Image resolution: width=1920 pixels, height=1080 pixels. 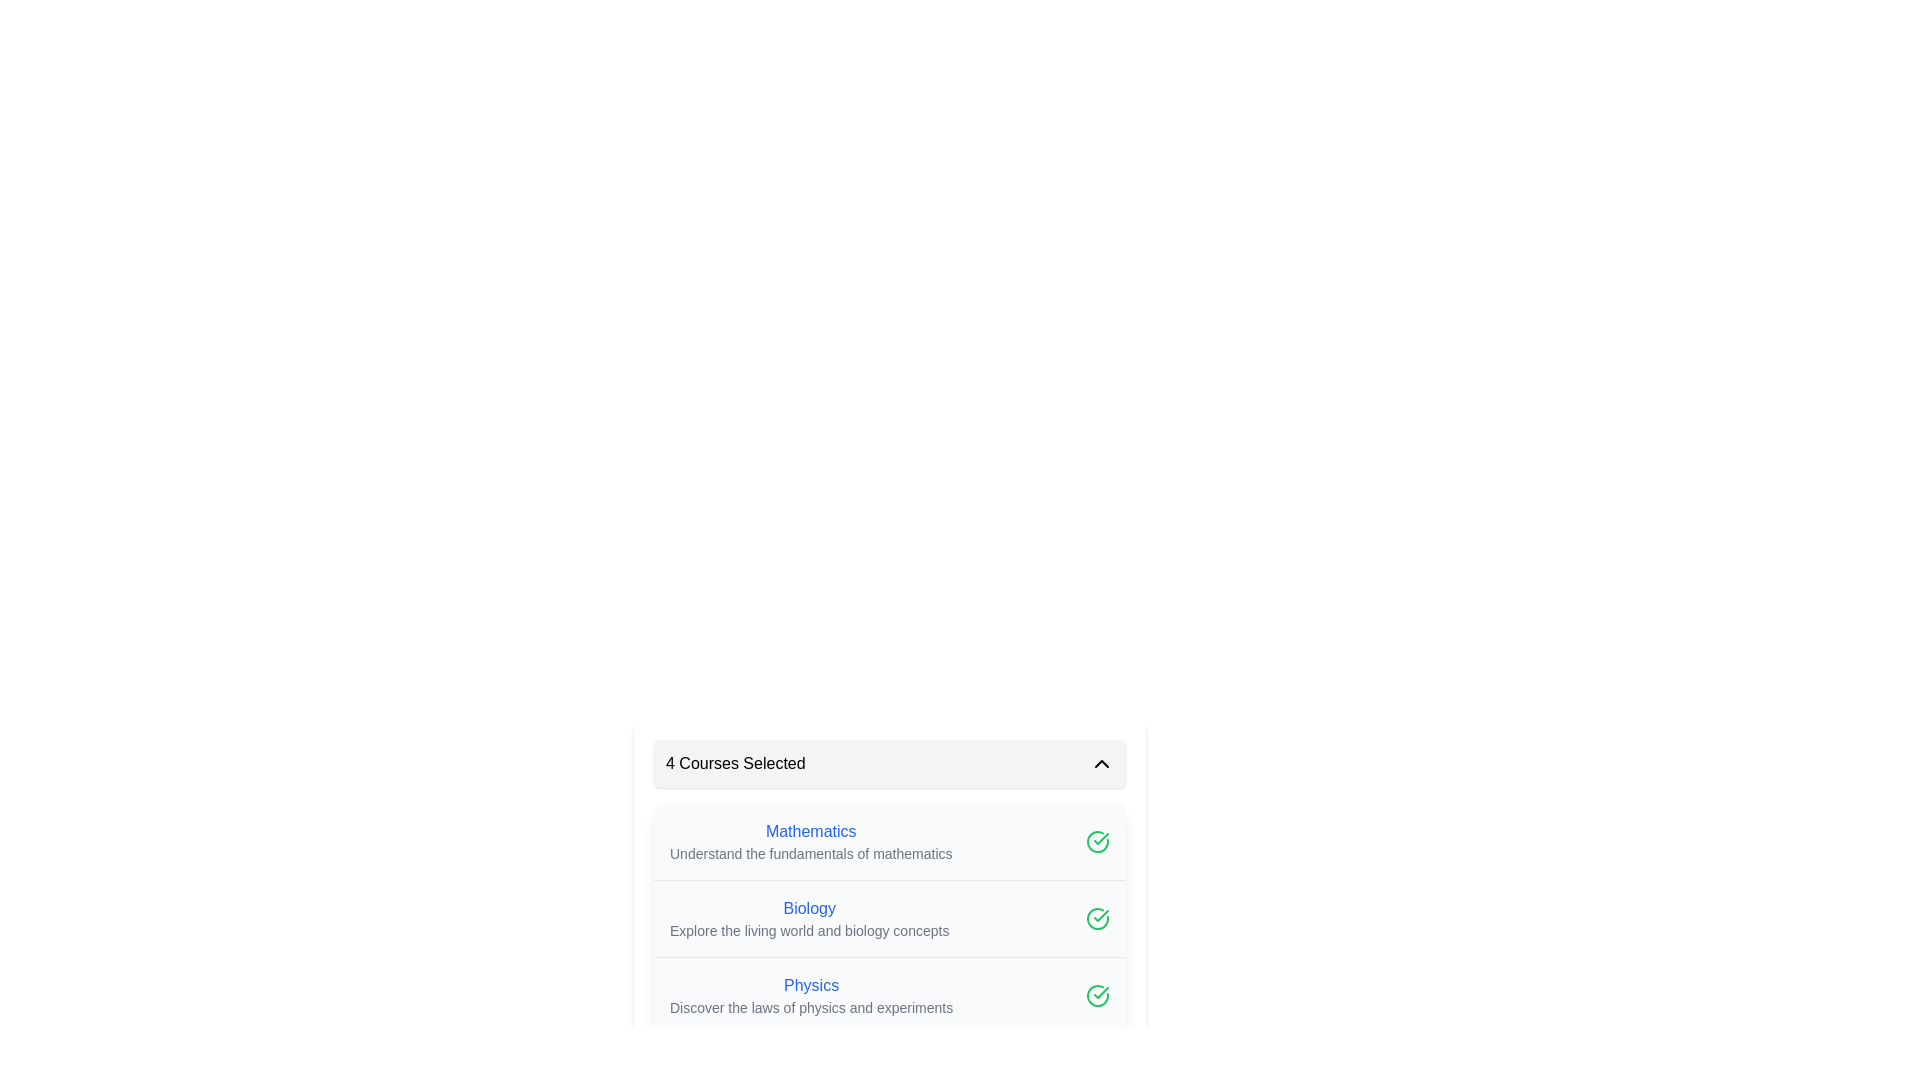 I want to click on the non-interactive static text that provides a description of the 'Physics' course, located directly below the 'Physics' title, so click(x=811, y=1007).